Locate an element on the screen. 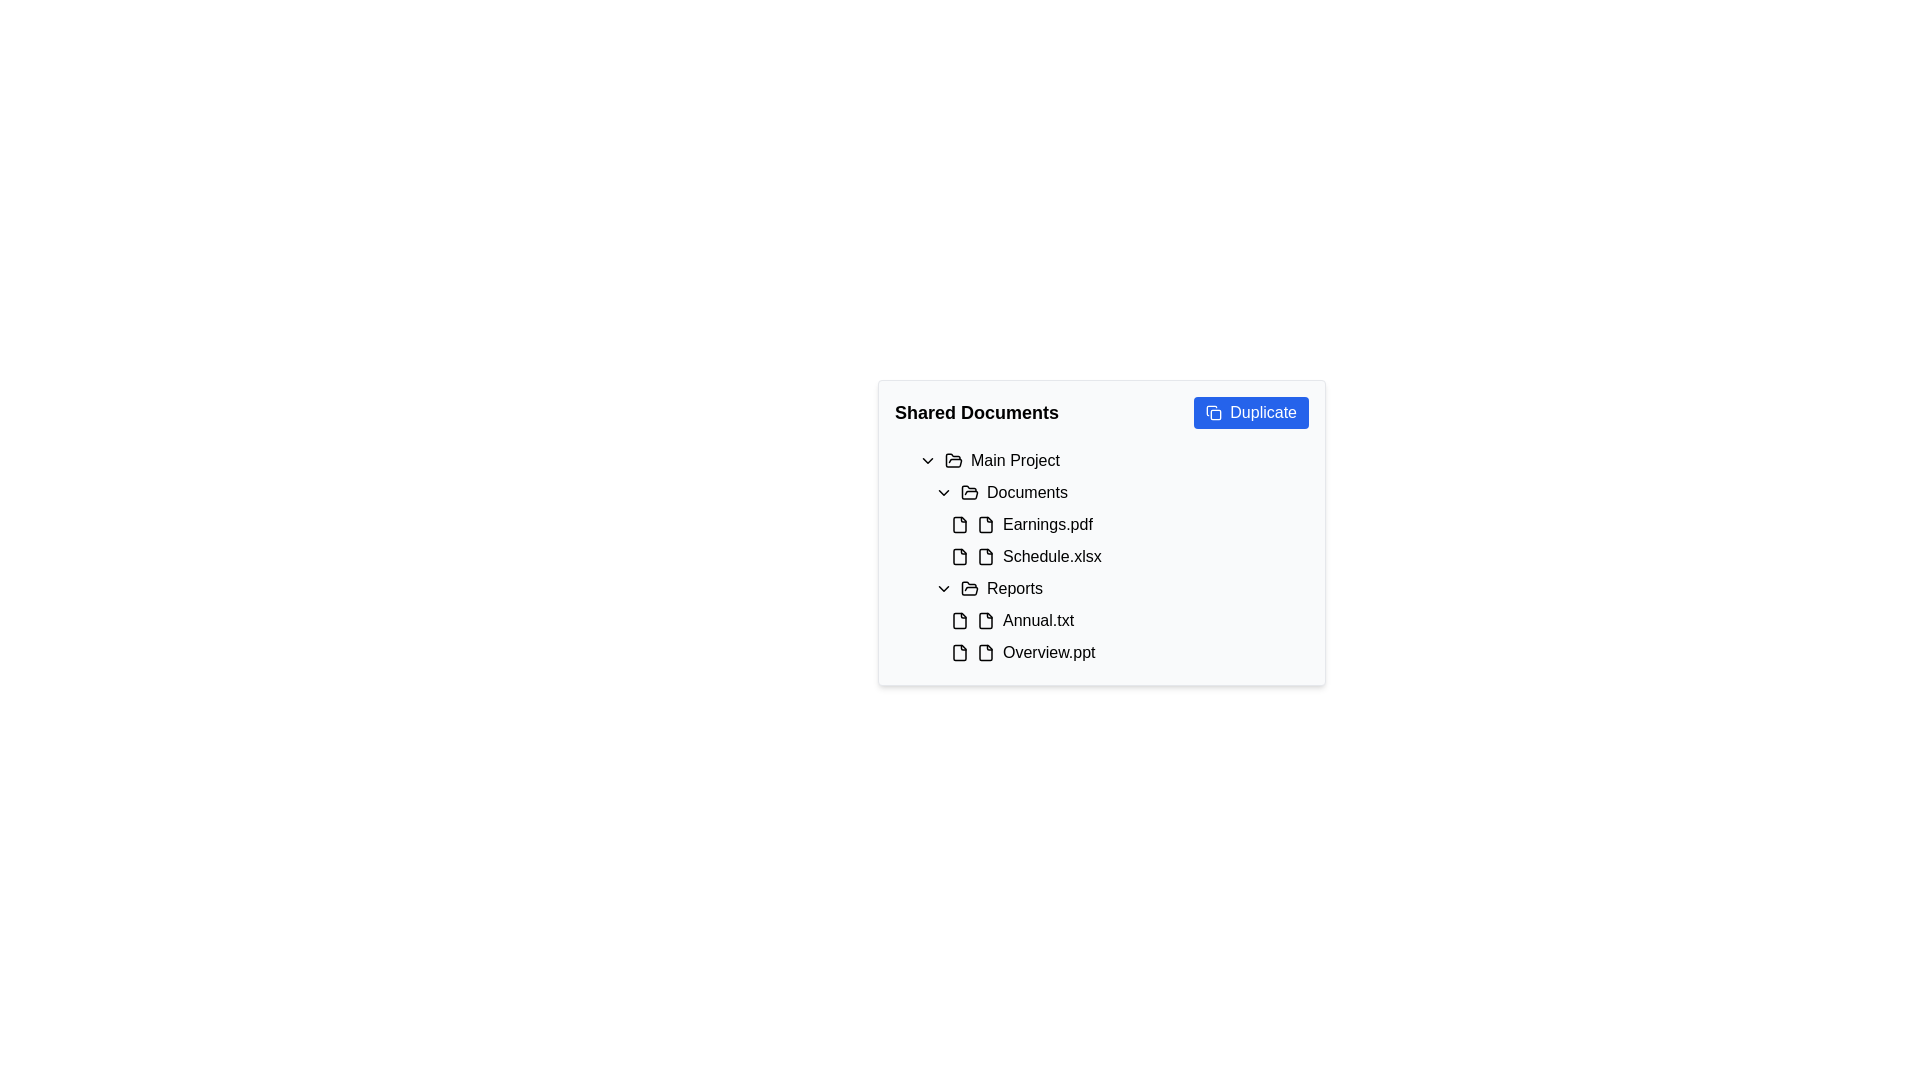 This screenshot has width=1920, height=1080. the text label representing the file 'Annual.txt' located in the 'Reports' folder section is located at coordinates (1038, 620).